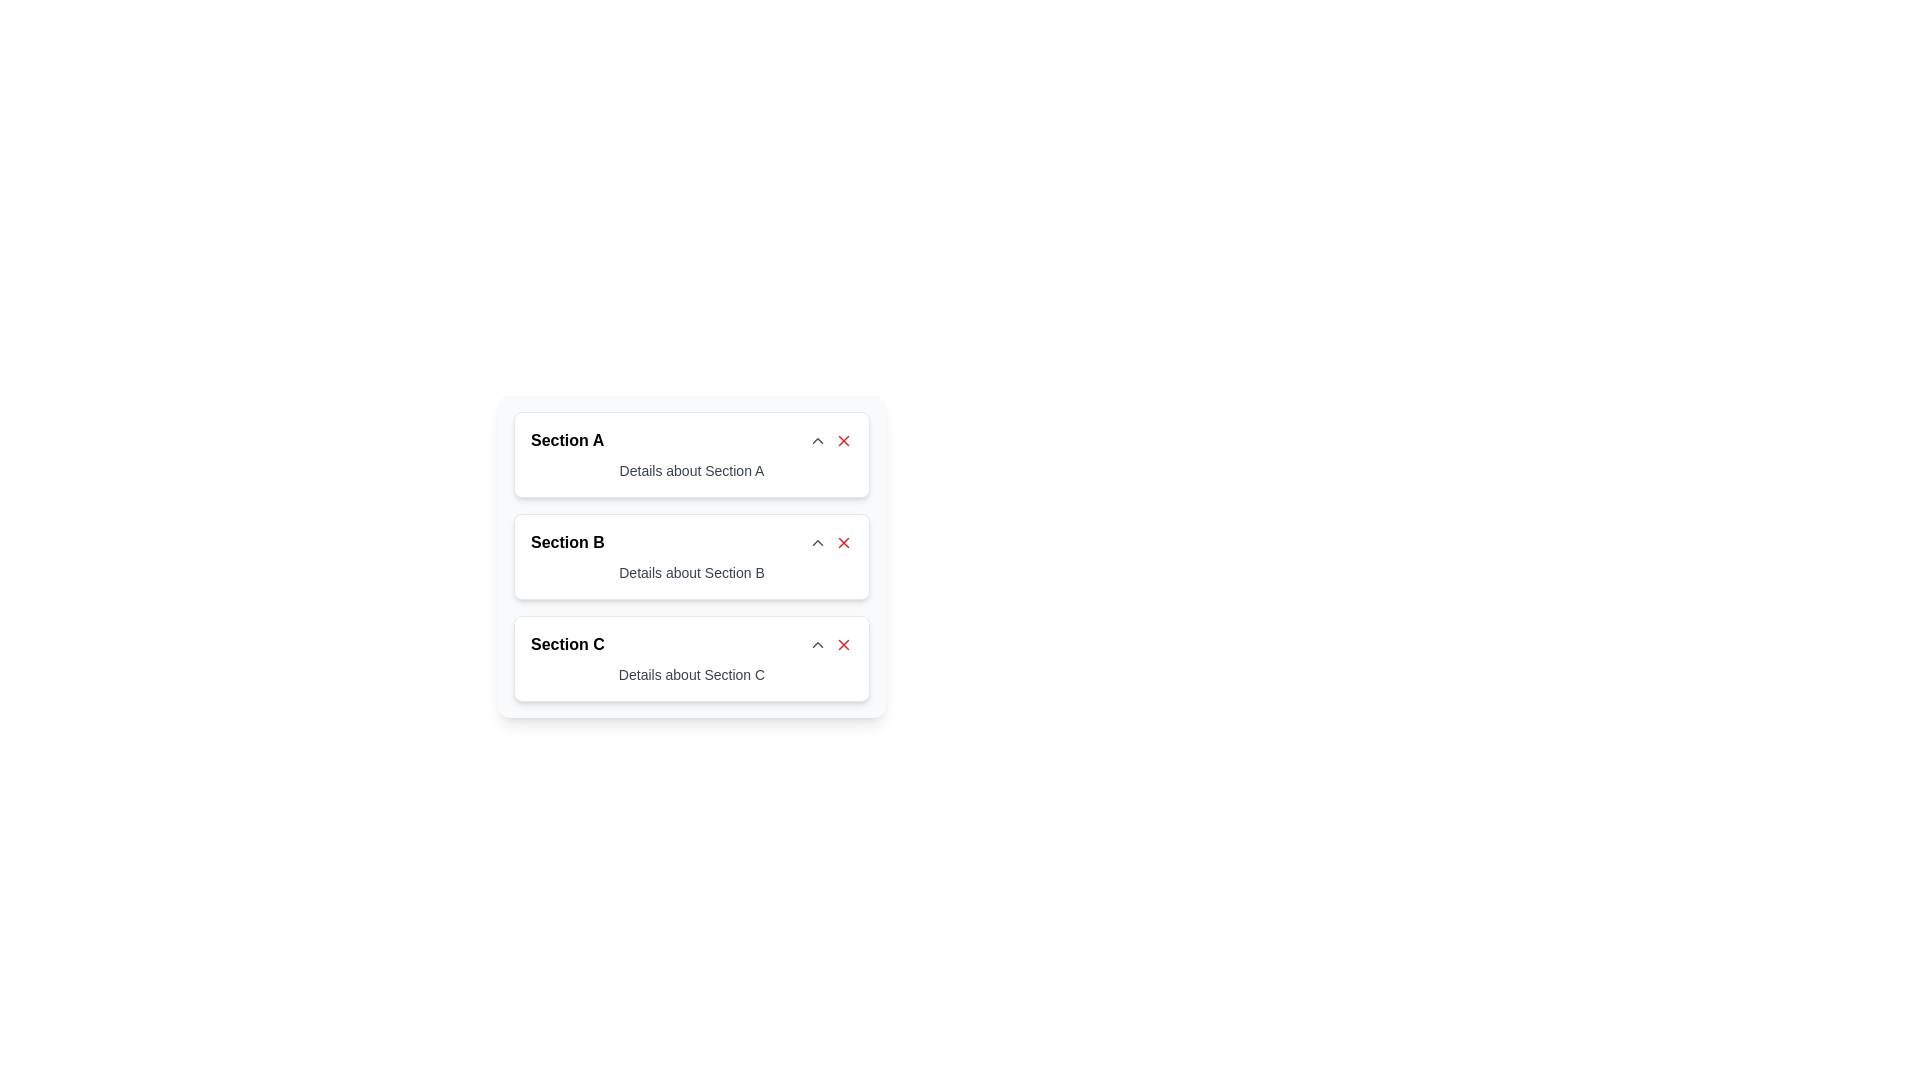 The height and width of the screenshot is (1080, 1920). What do you see at coordinates (566, 644) in the screenshot?
I see `the Text Label that serves as a header for the collapsible section labeled 'Section C'` at bounding box center [566, 644].